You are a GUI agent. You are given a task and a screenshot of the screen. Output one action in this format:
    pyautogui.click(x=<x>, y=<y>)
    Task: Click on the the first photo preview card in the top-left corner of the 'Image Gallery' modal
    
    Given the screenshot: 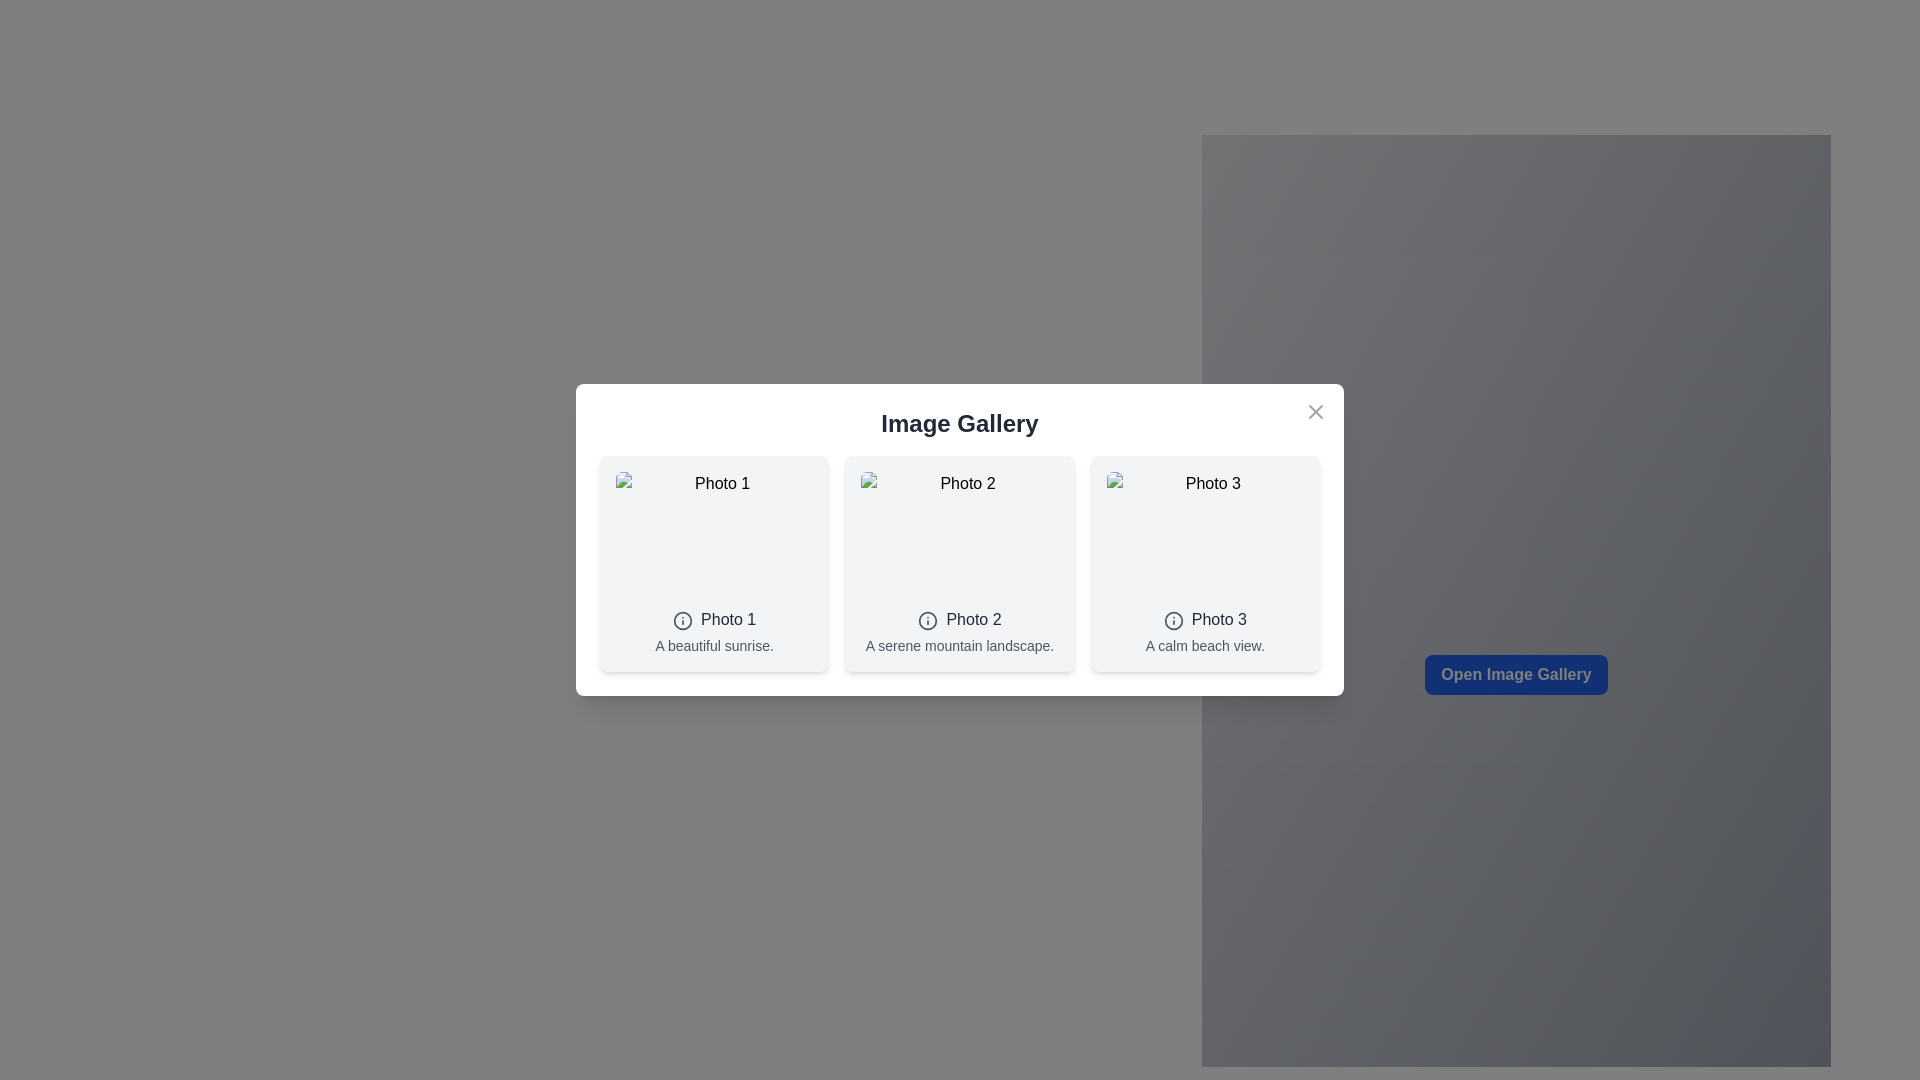 What is the action you would take?
    pyautogui.click(x=714, y=563)
    